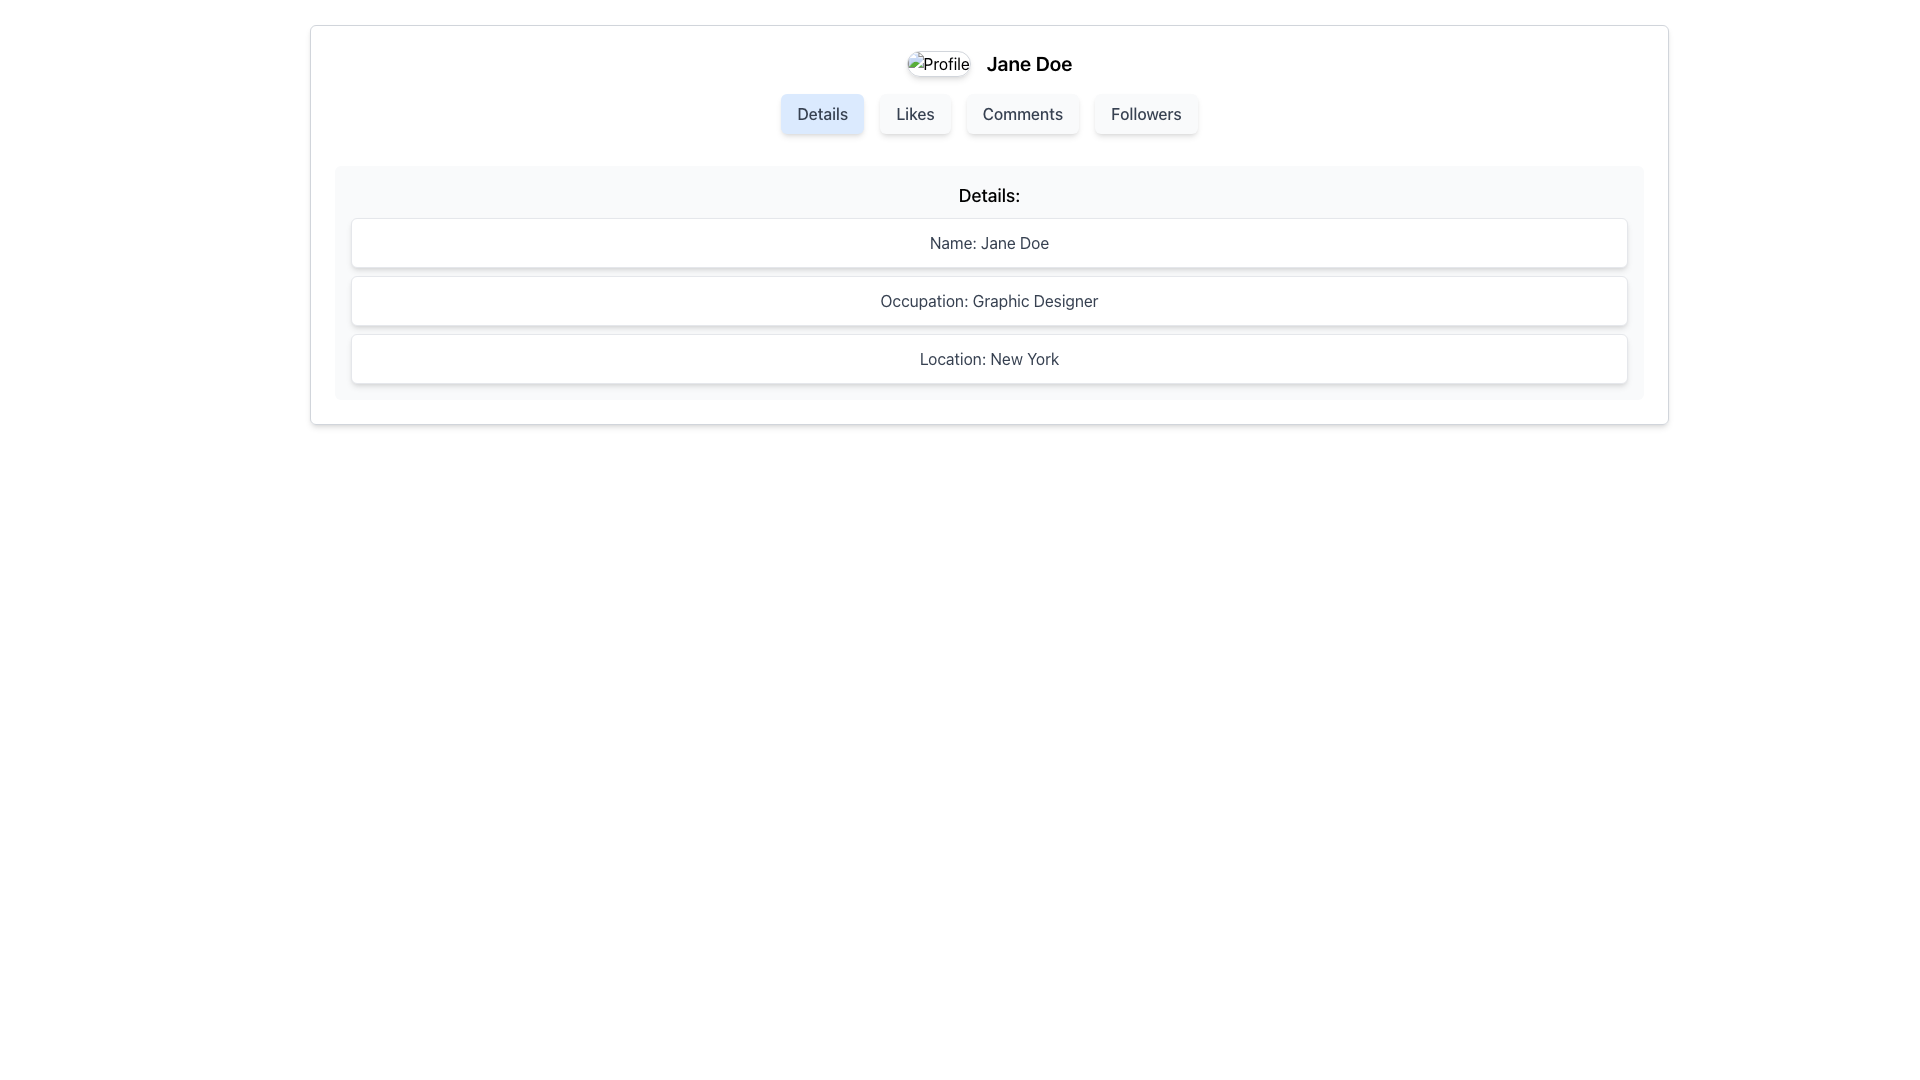 Image resolution: width=1920 pixels, height=1080 pixels. Describe the element at coordinates (989, 63) in the screenshot. I see `the 'Jane Doe' text in the Profile header to potentially display additional information` at that location.